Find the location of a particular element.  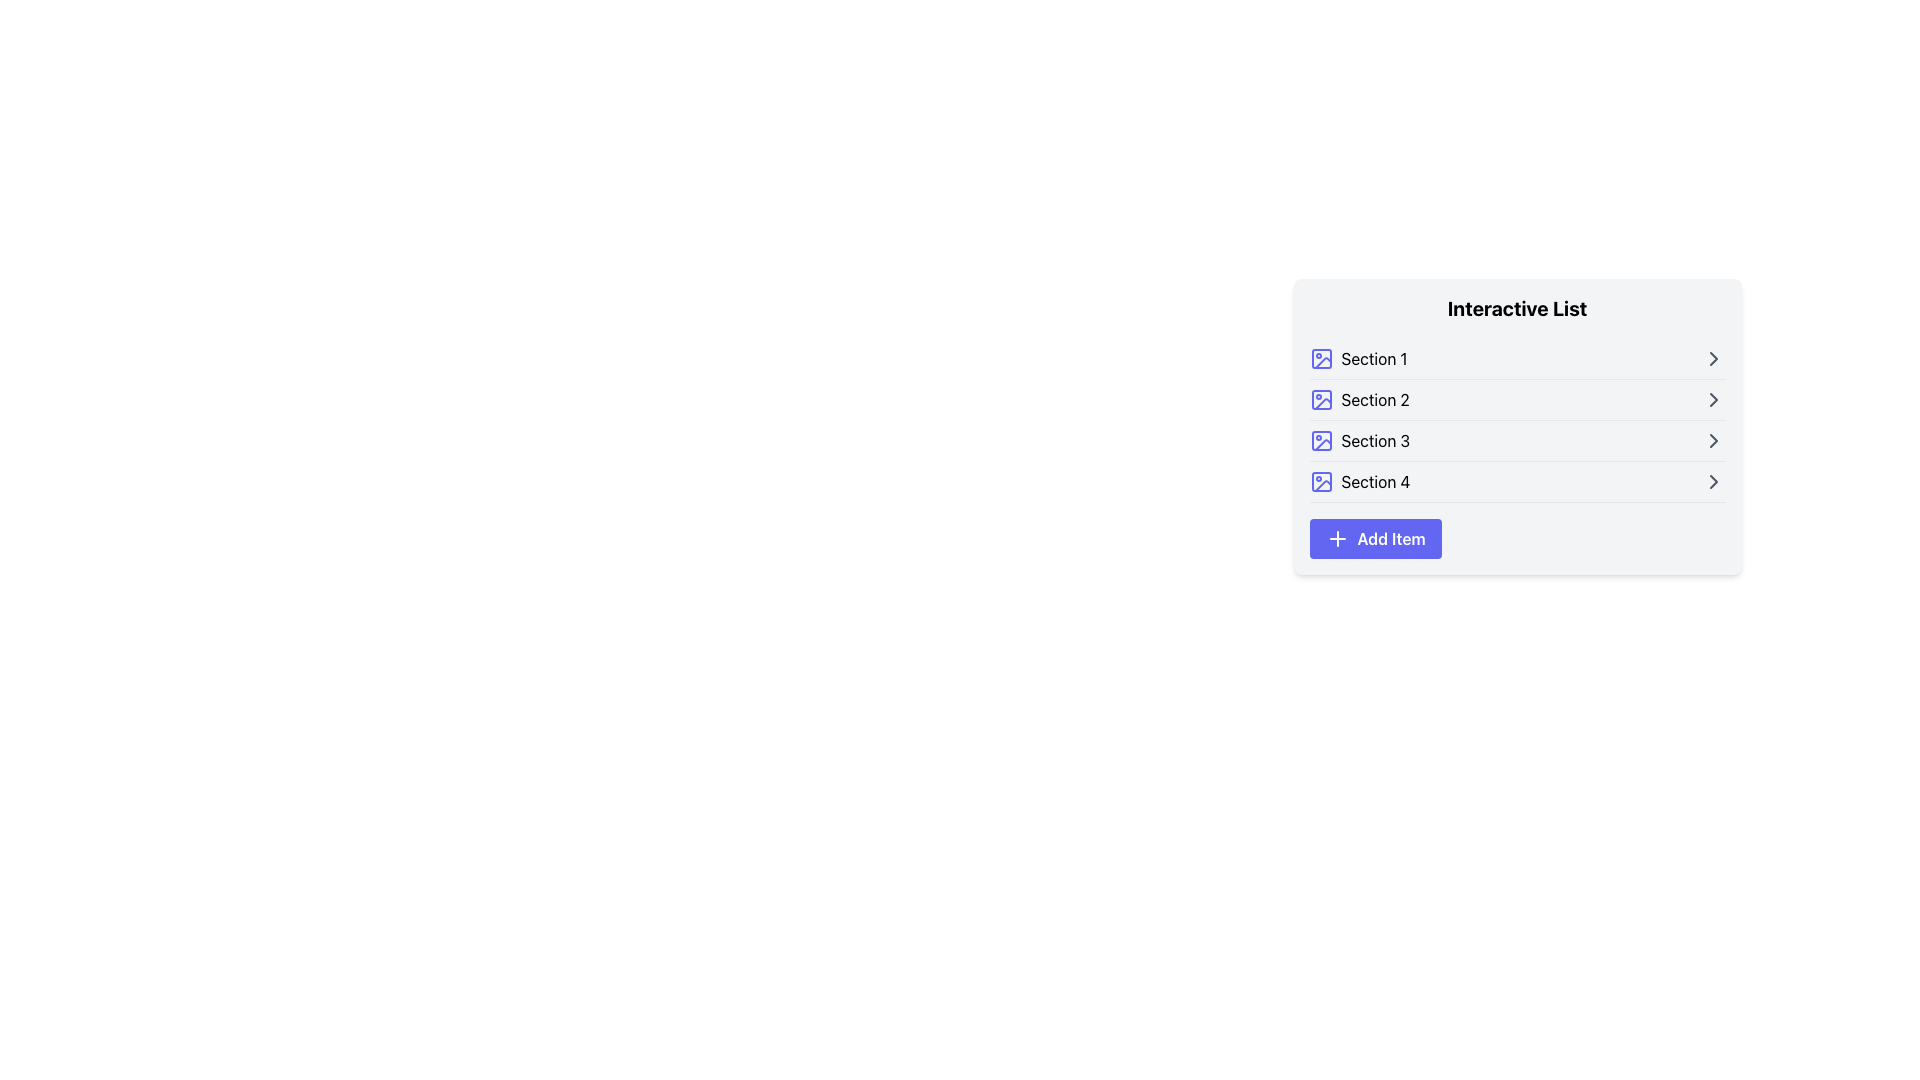

the first list item is located at coordinates (1517, 358).